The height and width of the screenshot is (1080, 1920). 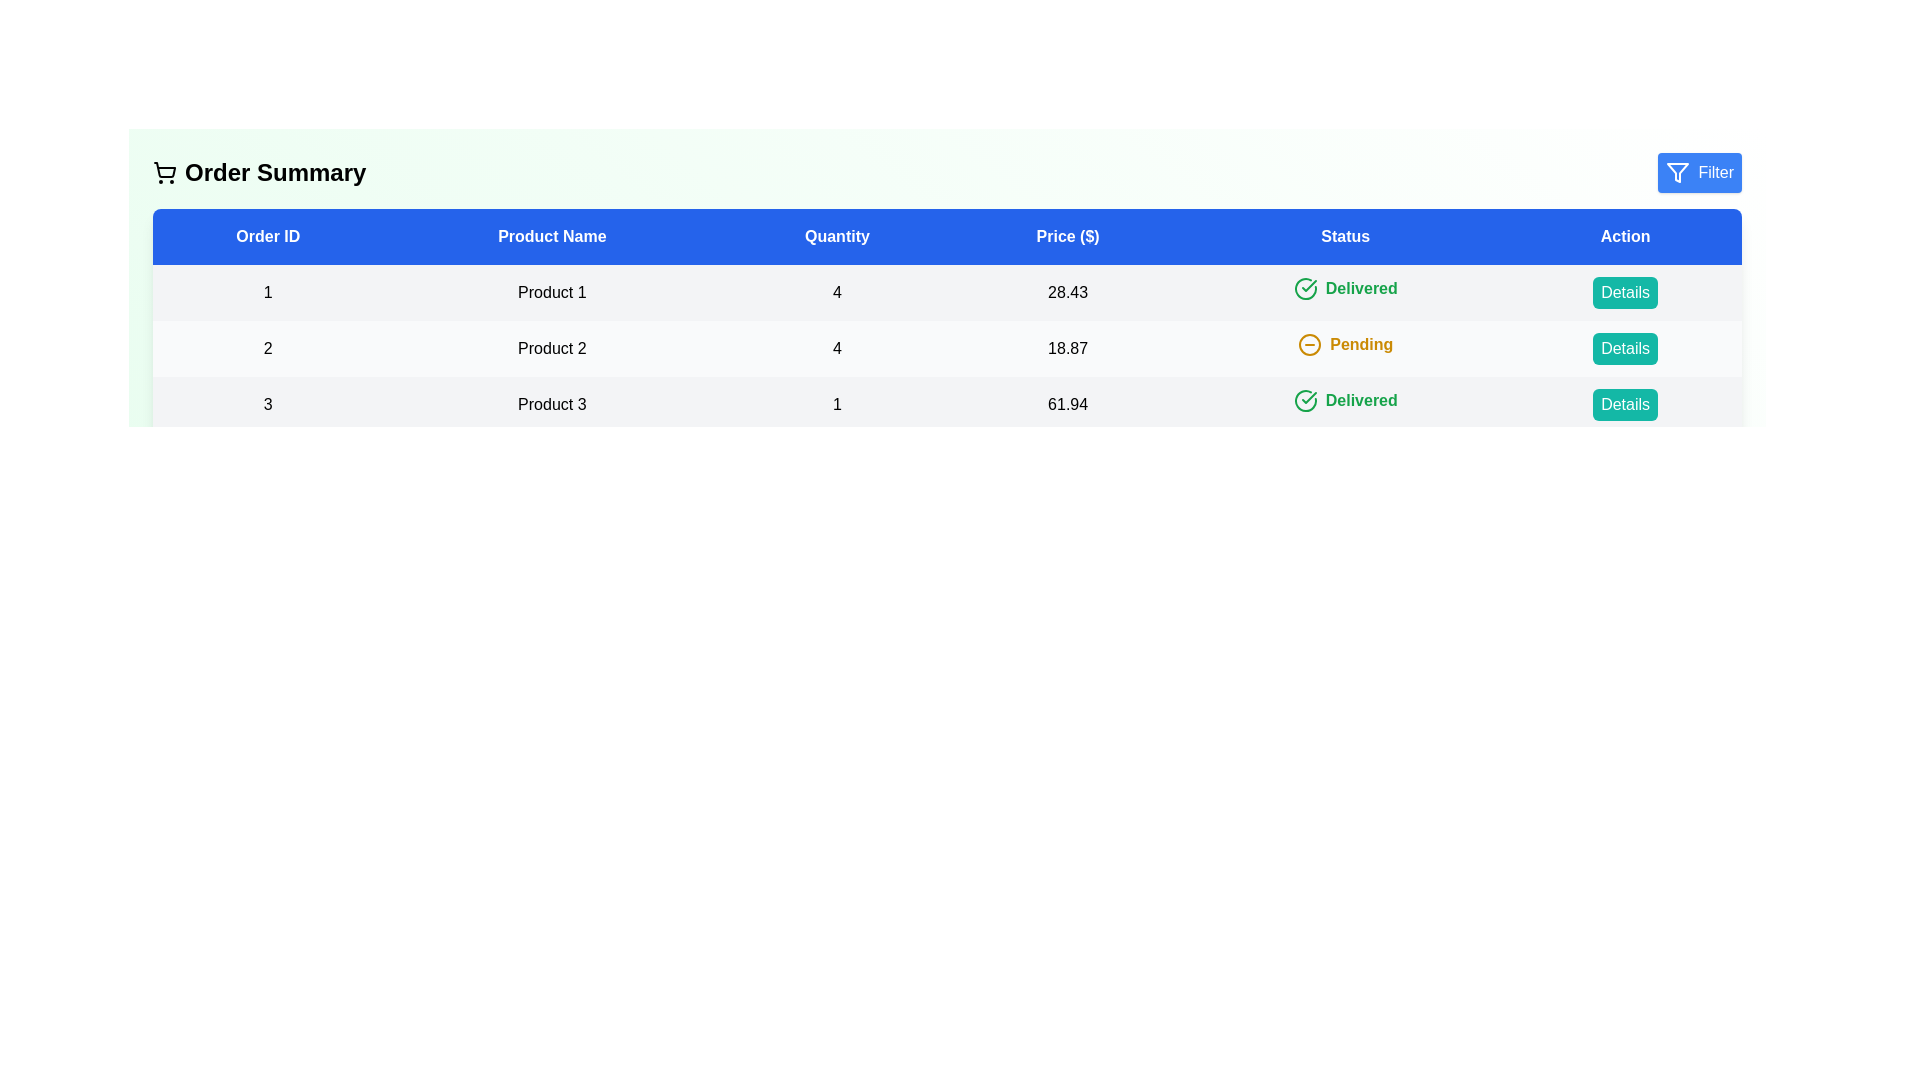 What do you see at coordinates (1698, 172) in the screenshot?
I see `the 'Filter' button to filter orders` at bounding box center [1698, 172].